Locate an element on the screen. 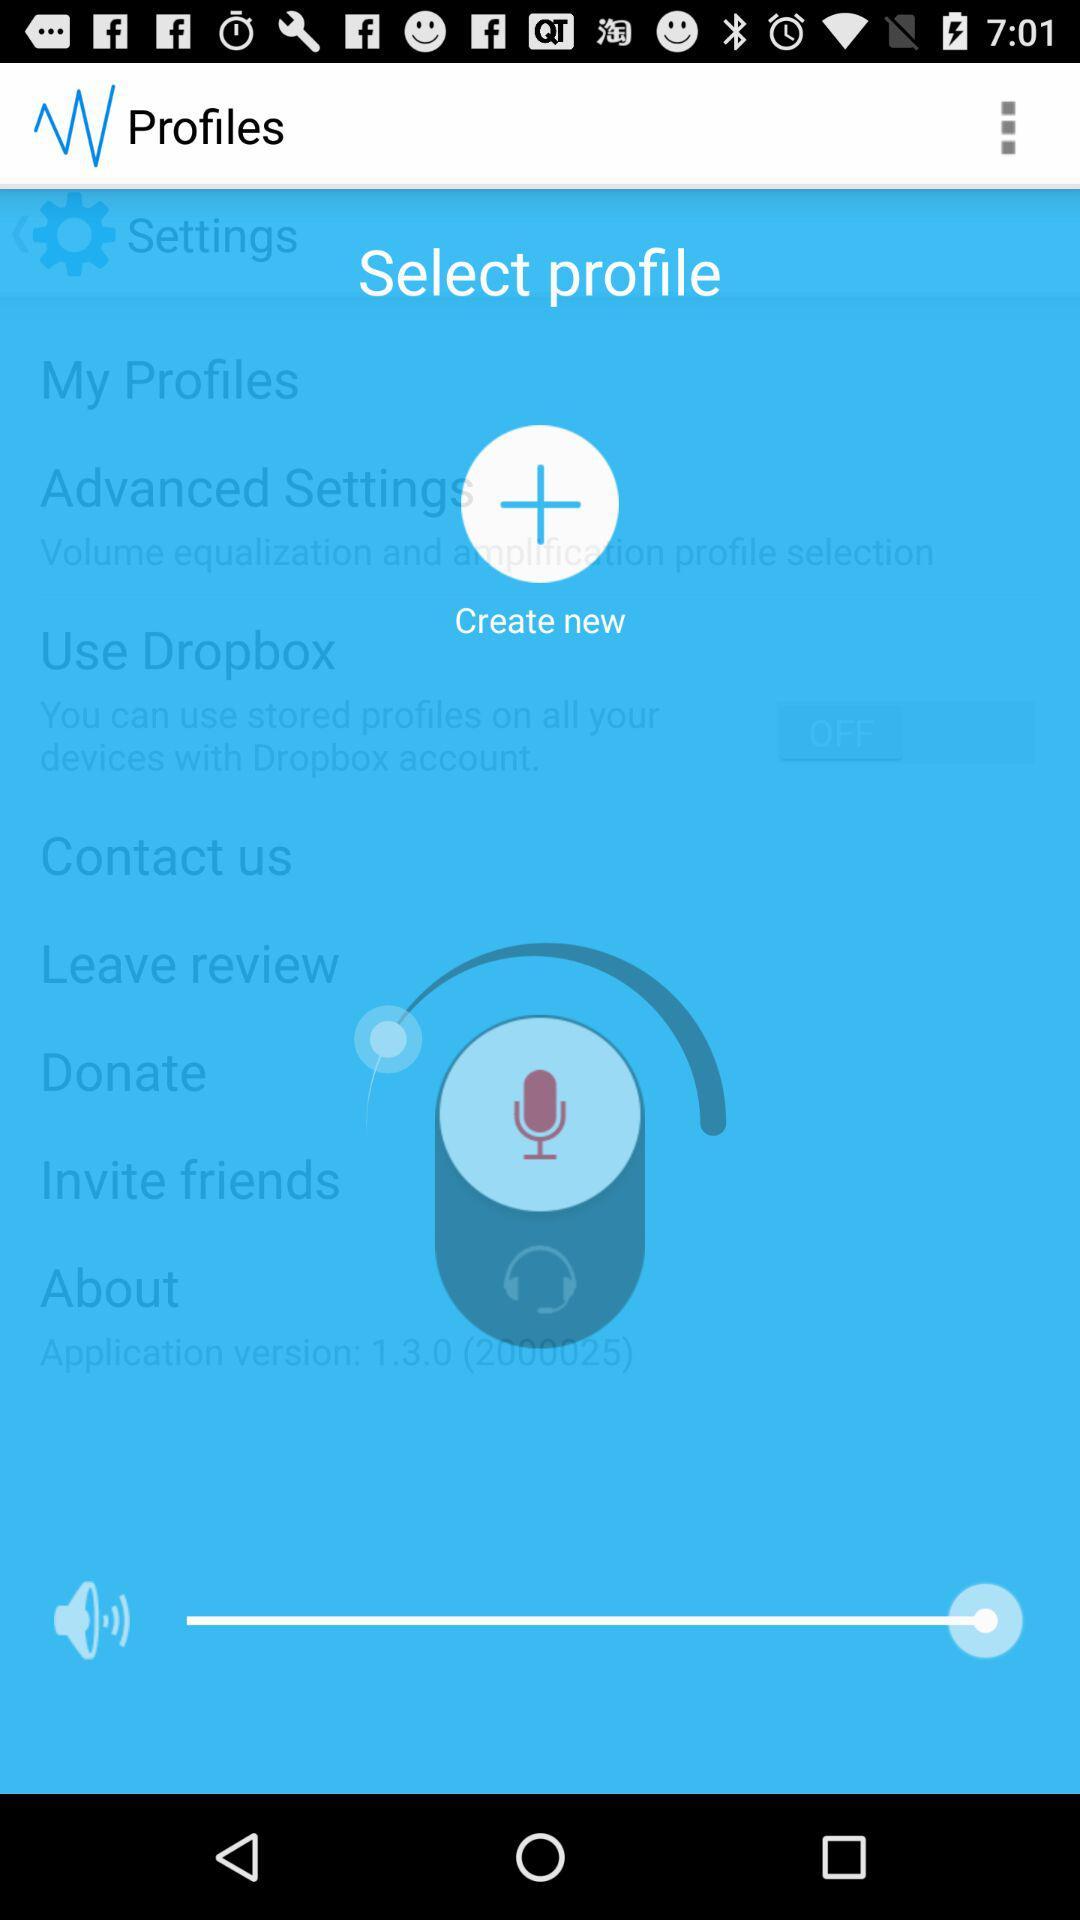 This screenshot has height=1920, width=1080. icon above the select profile app is located at coordinates (1006, 124).